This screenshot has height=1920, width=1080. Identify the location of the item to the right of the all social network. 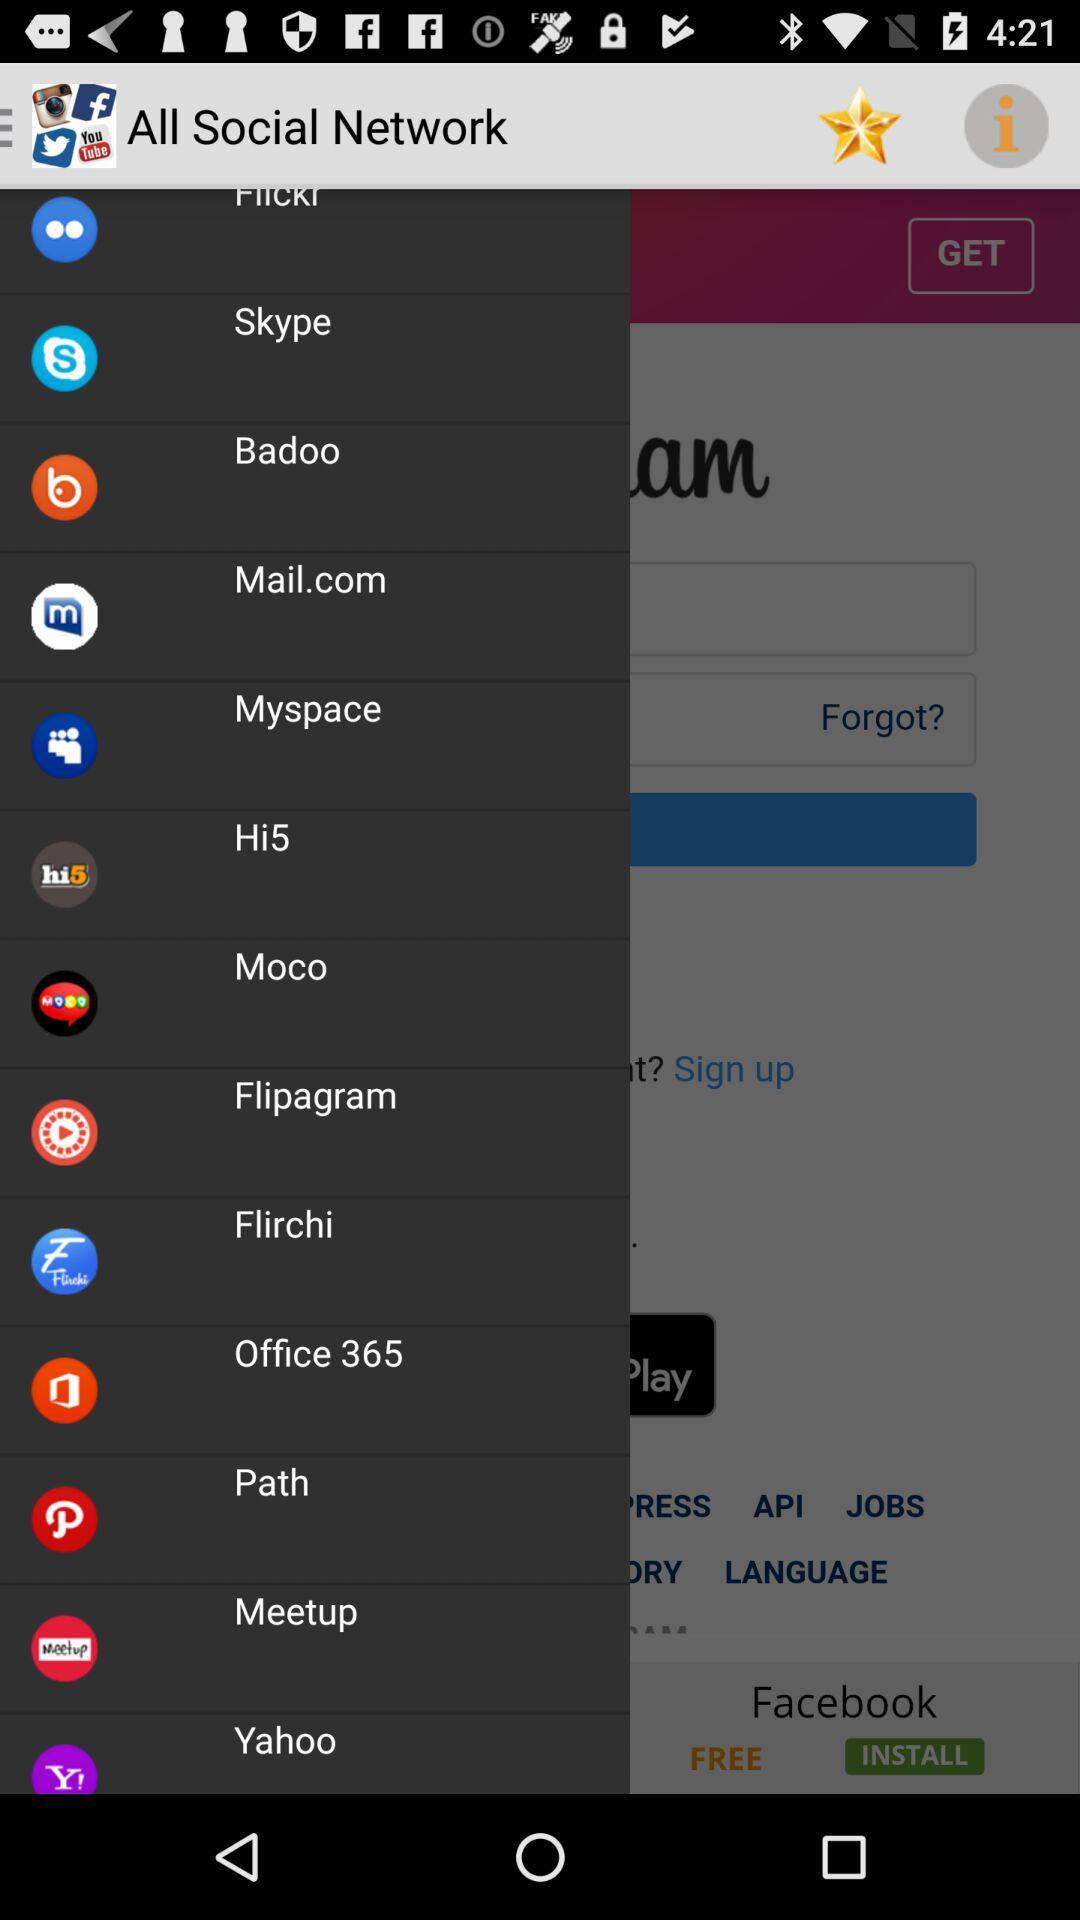
(858, 124).